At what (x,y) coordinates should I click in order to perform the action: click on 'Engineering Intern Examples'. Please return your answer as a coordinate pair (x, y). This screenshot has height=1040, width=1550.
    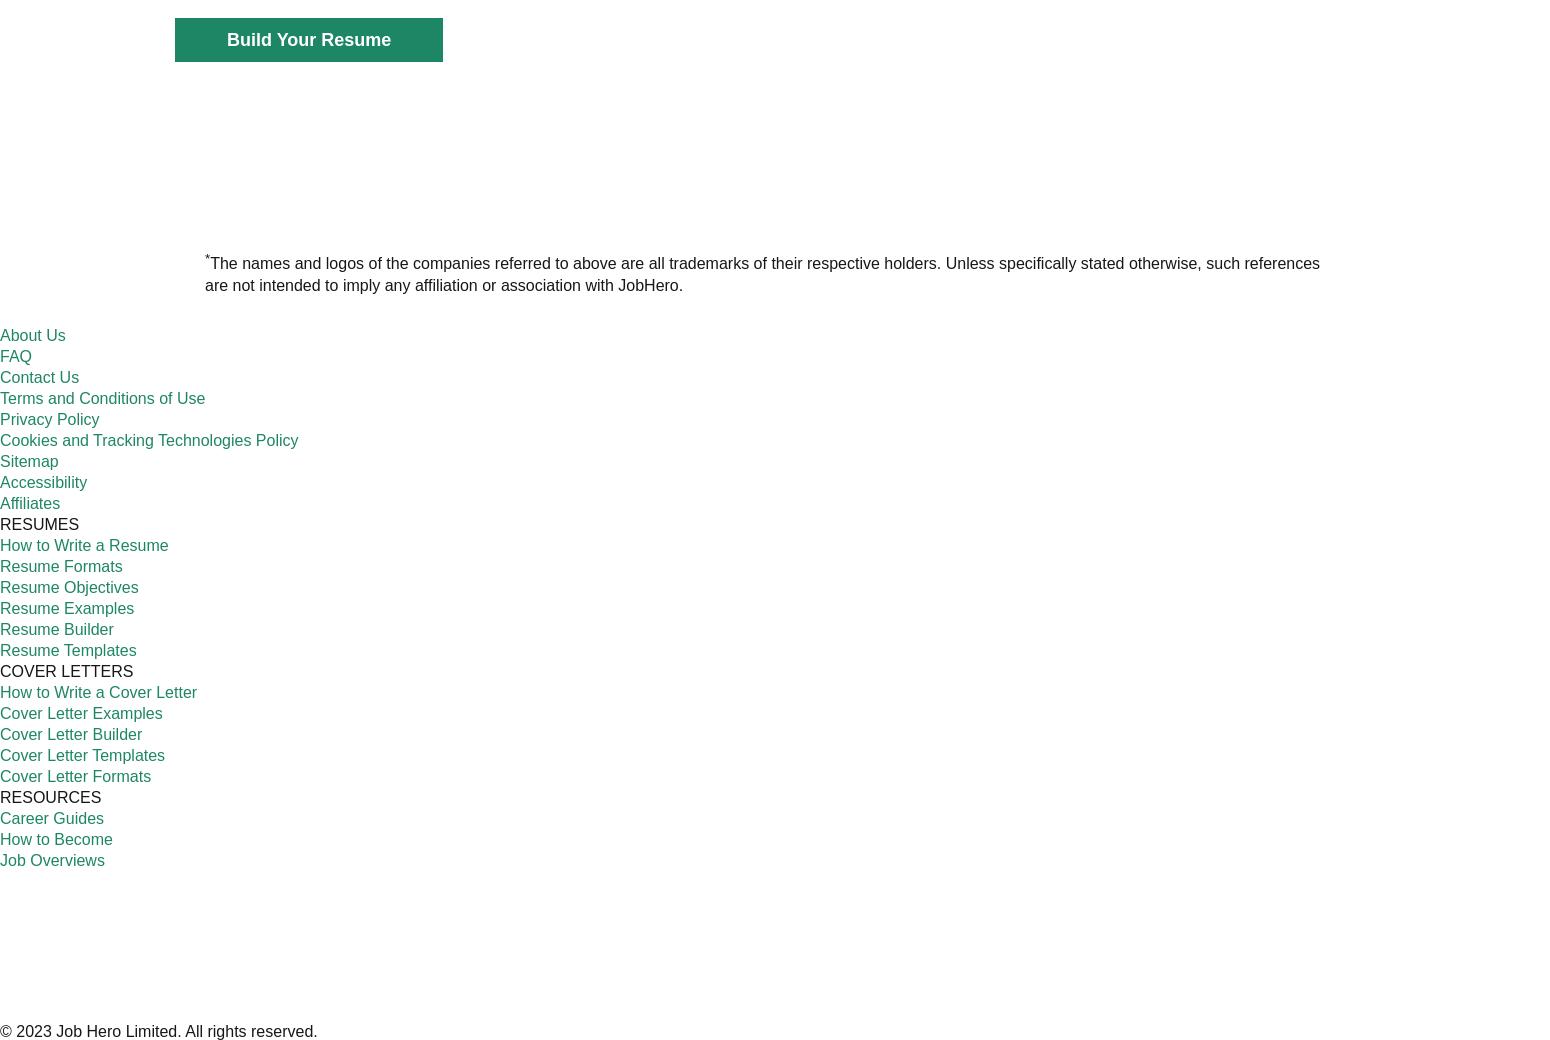
    Looking at the image, I should click on (1042, 410).